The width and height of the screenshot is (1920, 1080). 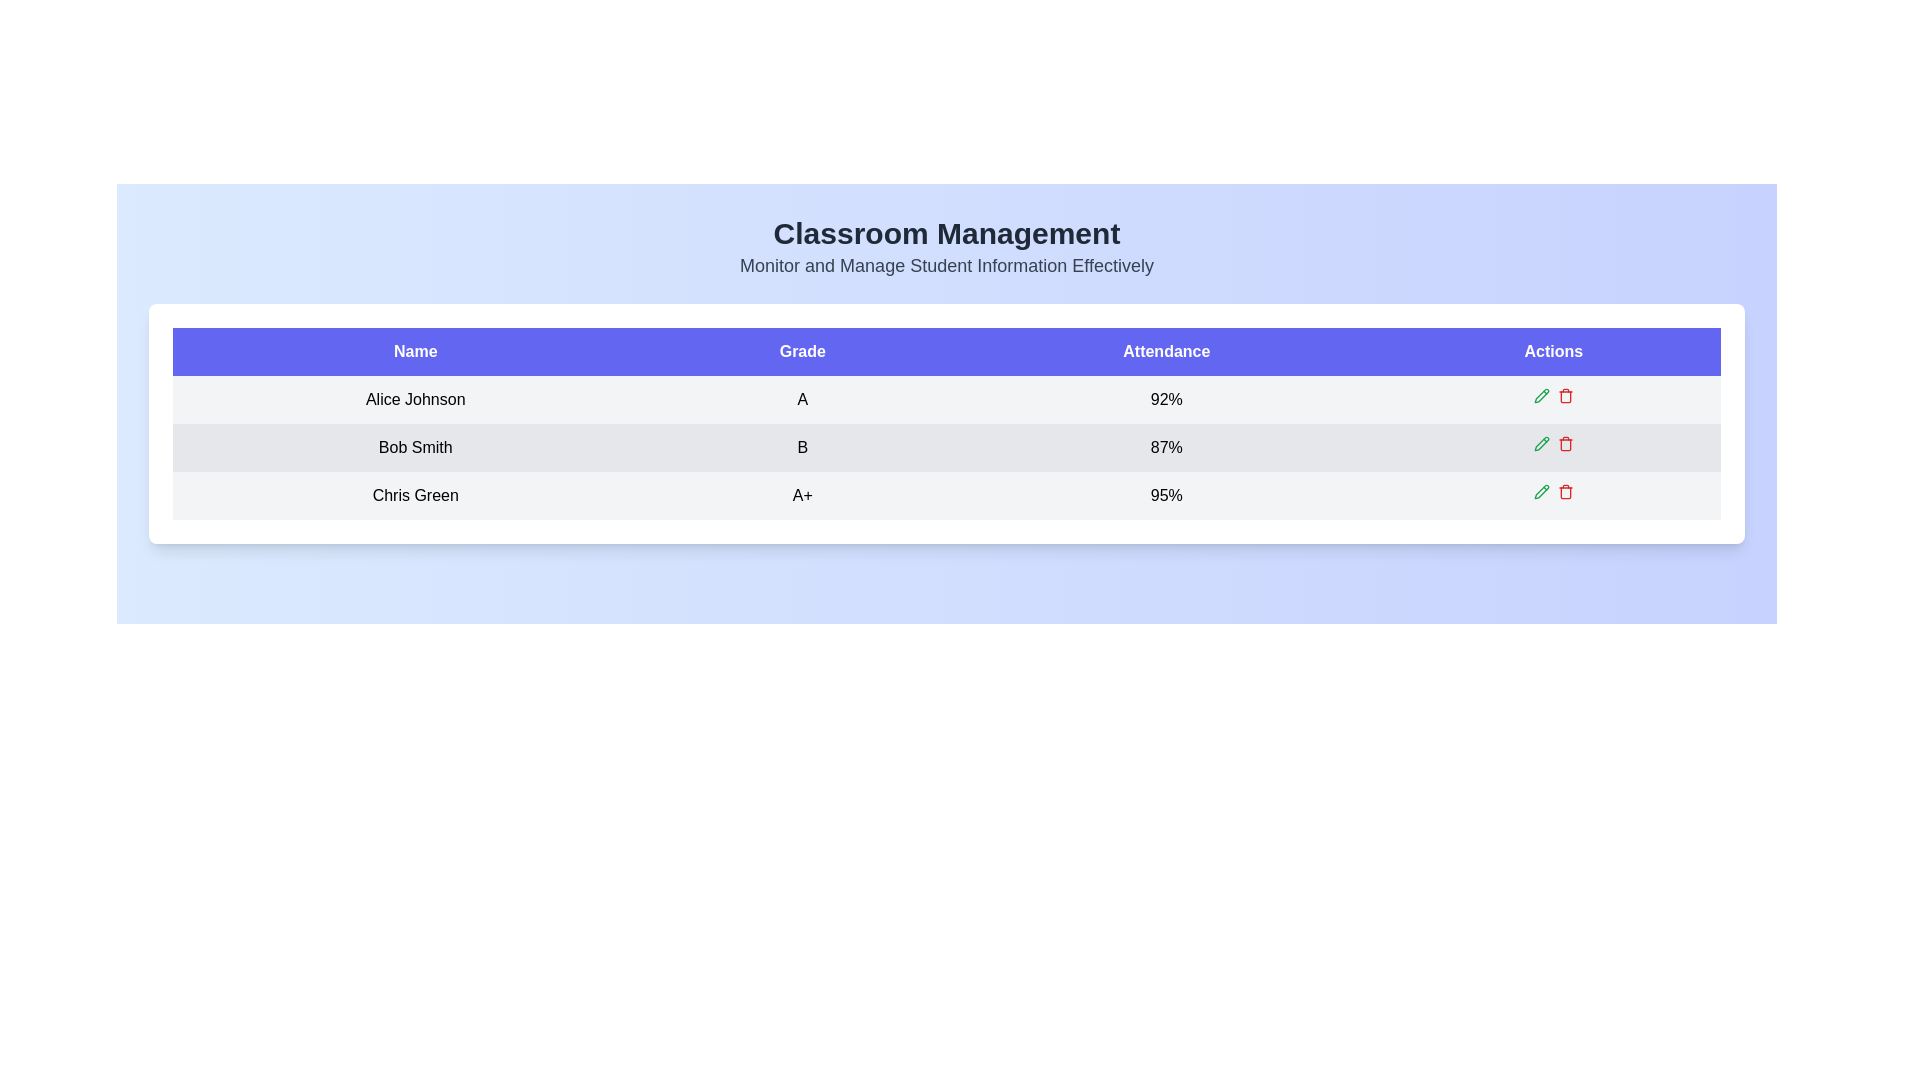 What do you see at coordinates (945, 400) in the screenshot?
I see `the first row in the table that presents information about Alice Johnson, including their grade and attendance percentage` at bounding box center [945, 400].